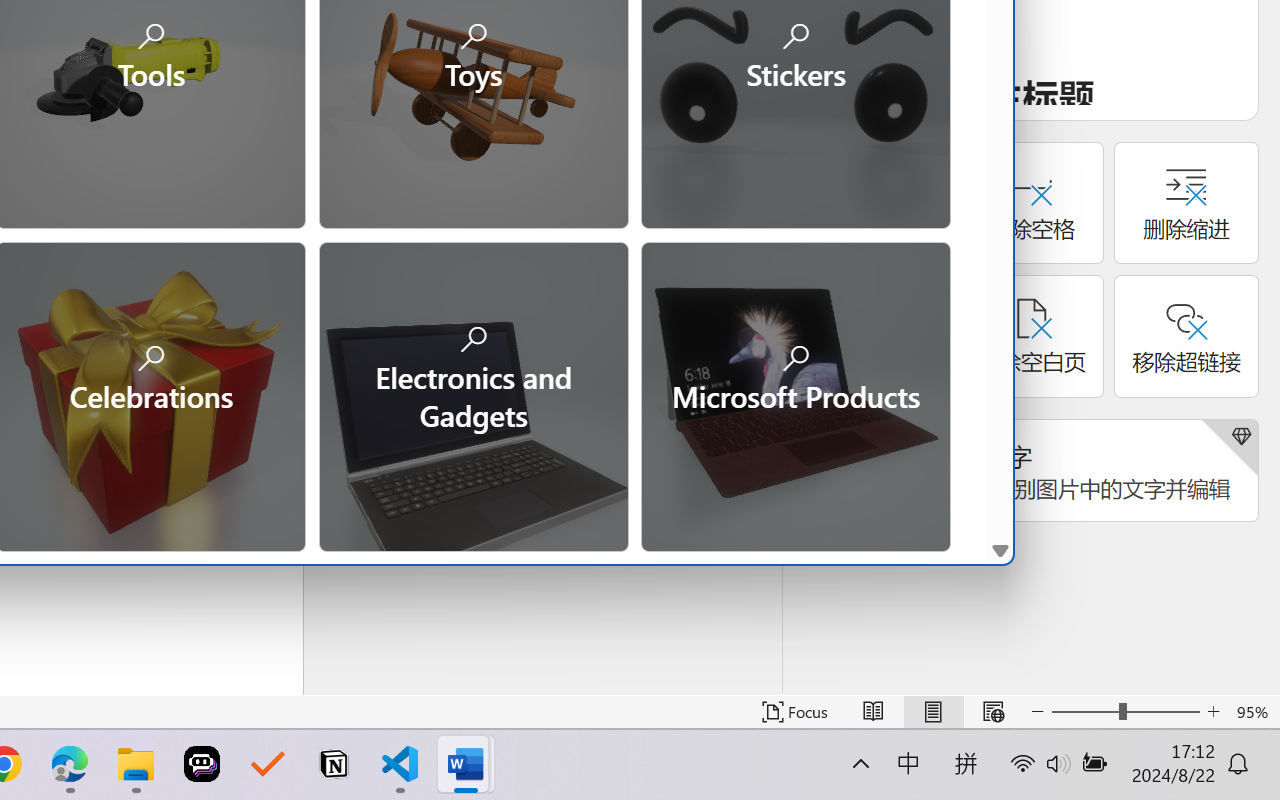  I want to click on 'Microsoft Products', so click(794, 393).